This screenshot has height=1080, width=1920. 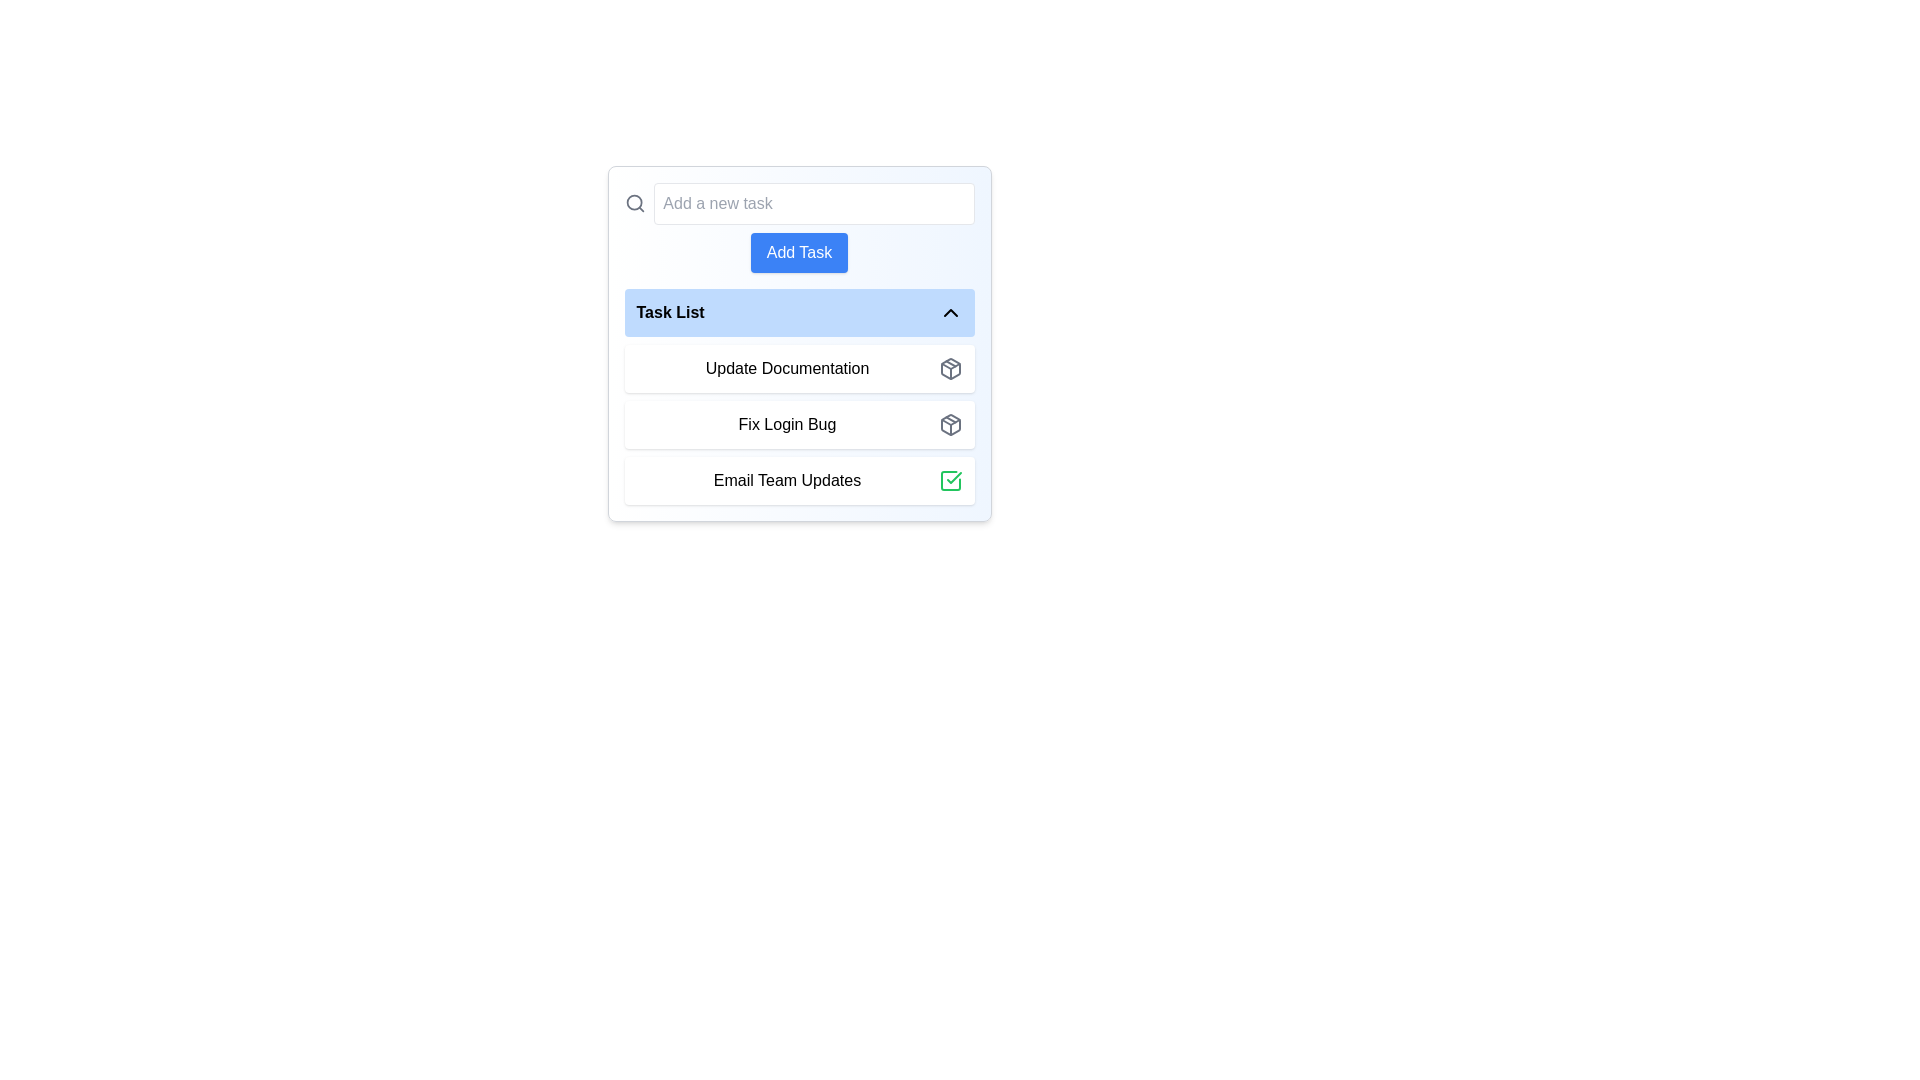 I want to click on the green checkbox with a checkmark located at the far right end of the 'Email Team Updates' row in the 'Task List' section, so click(x=949, y=481).